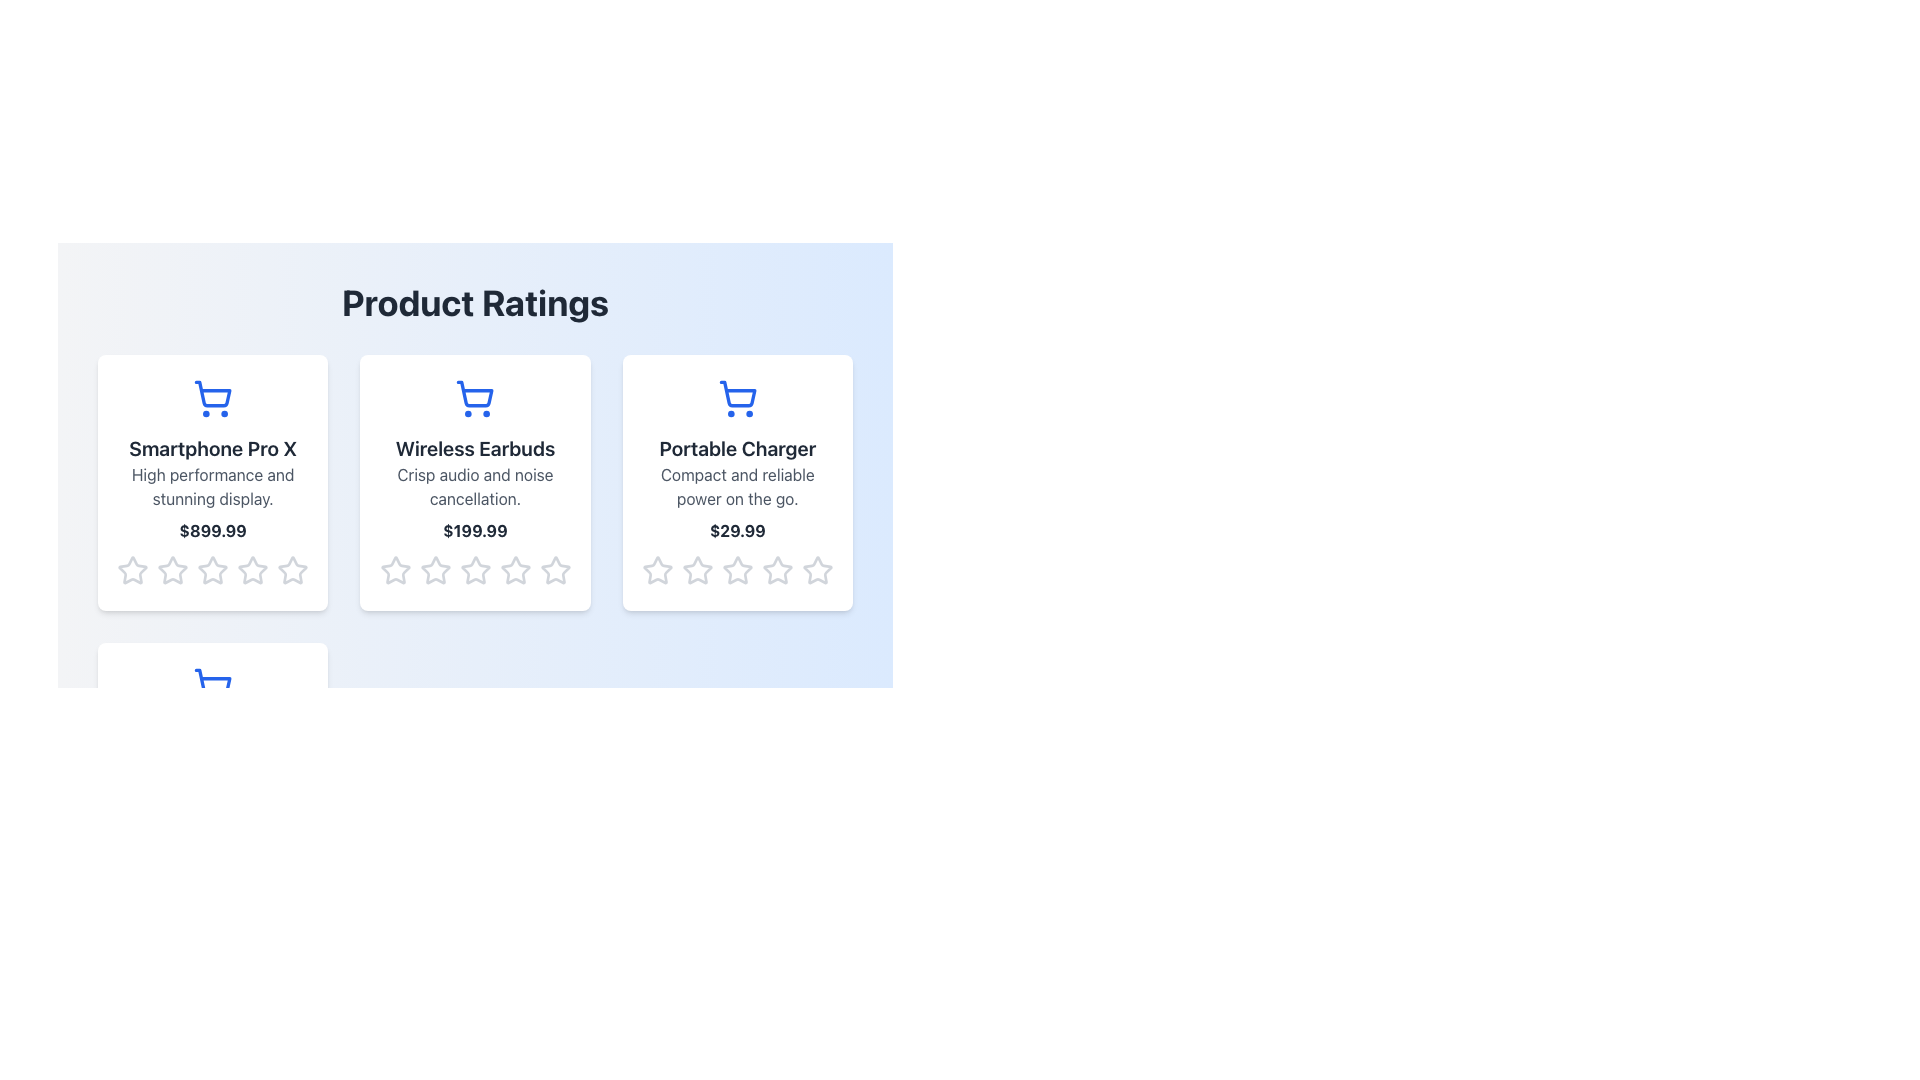  Describe the element at coordinates (252, 570) in the screenshot. I see `the fourth empty outline star icon in the rating section of the 'Smartphone Pro X' product card to rate it` at that location.